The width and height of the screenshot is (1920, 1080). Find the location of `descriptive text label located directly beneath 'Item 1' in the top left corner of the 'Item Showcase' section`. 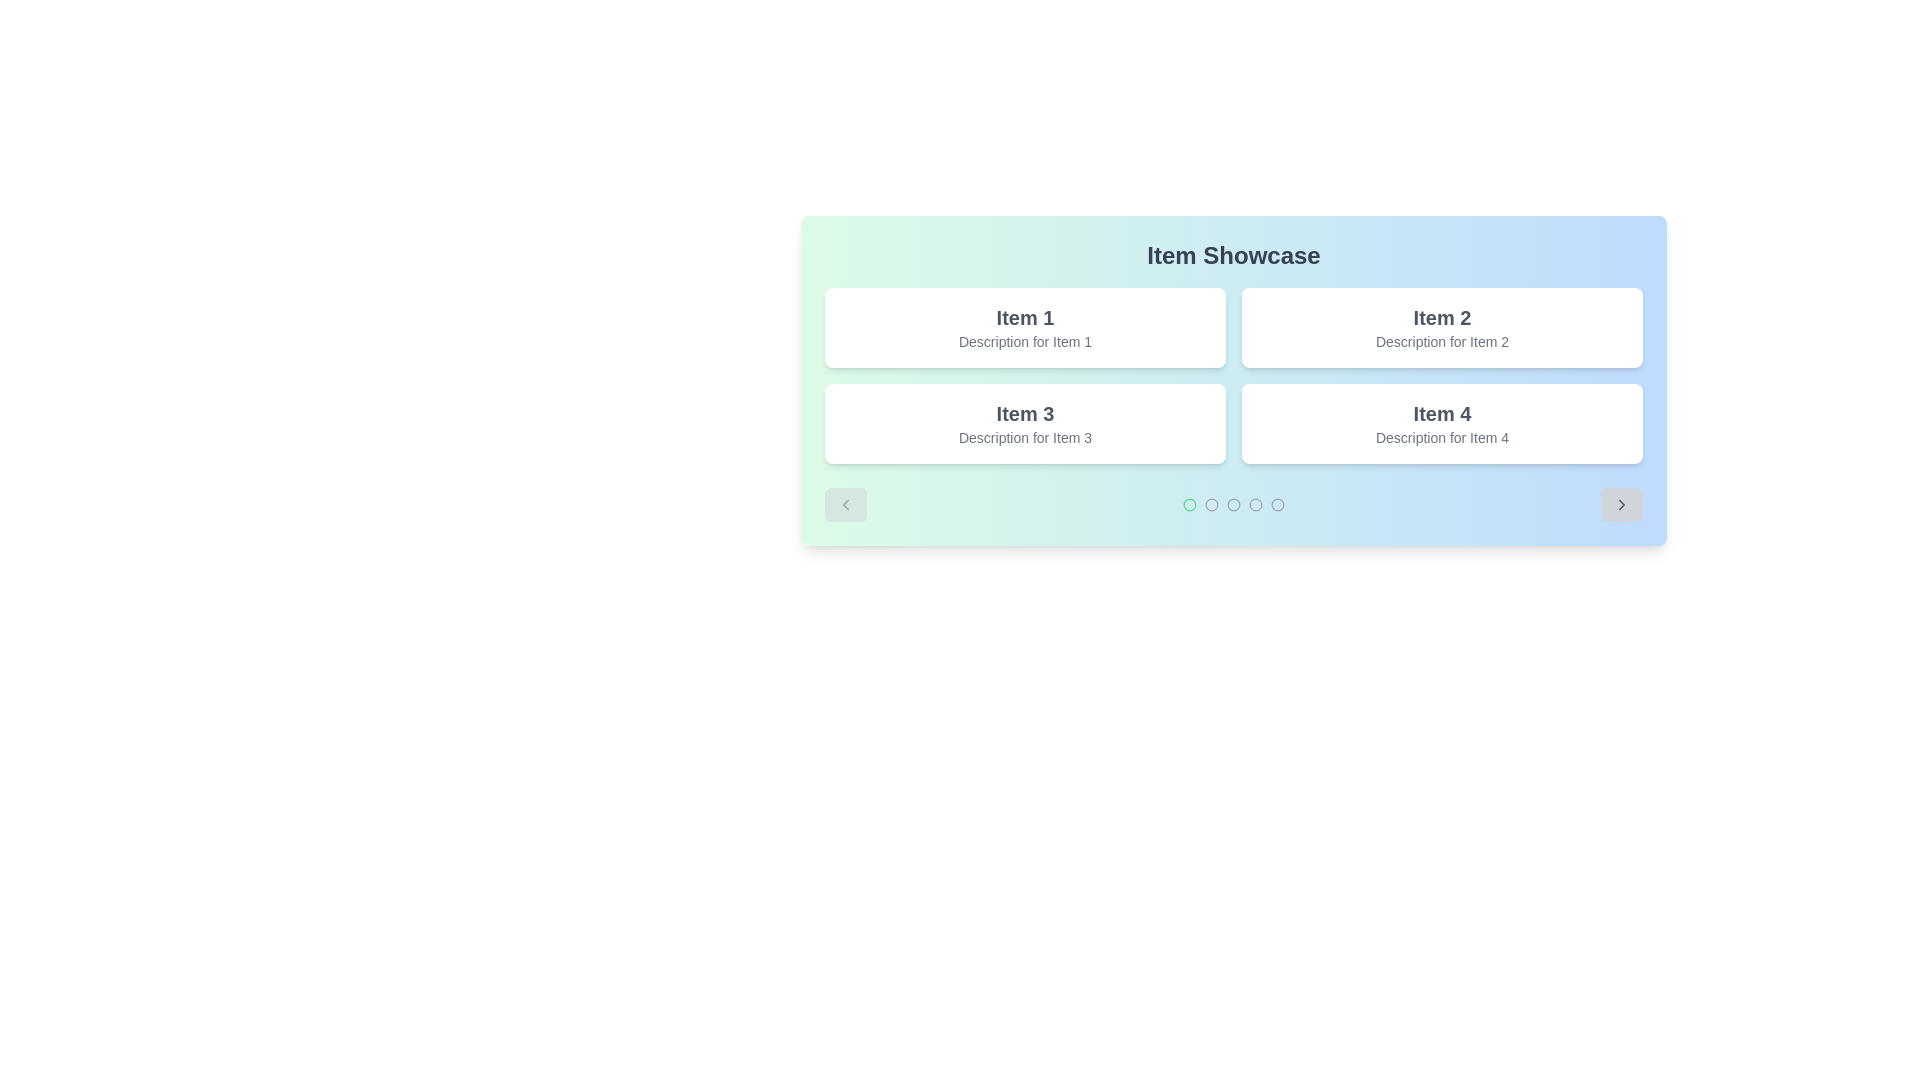

descriptive text label located directly beneath 'Item 1' in the top left corner of the 'Item Showcase' section is located at coordinates (1025, 341).